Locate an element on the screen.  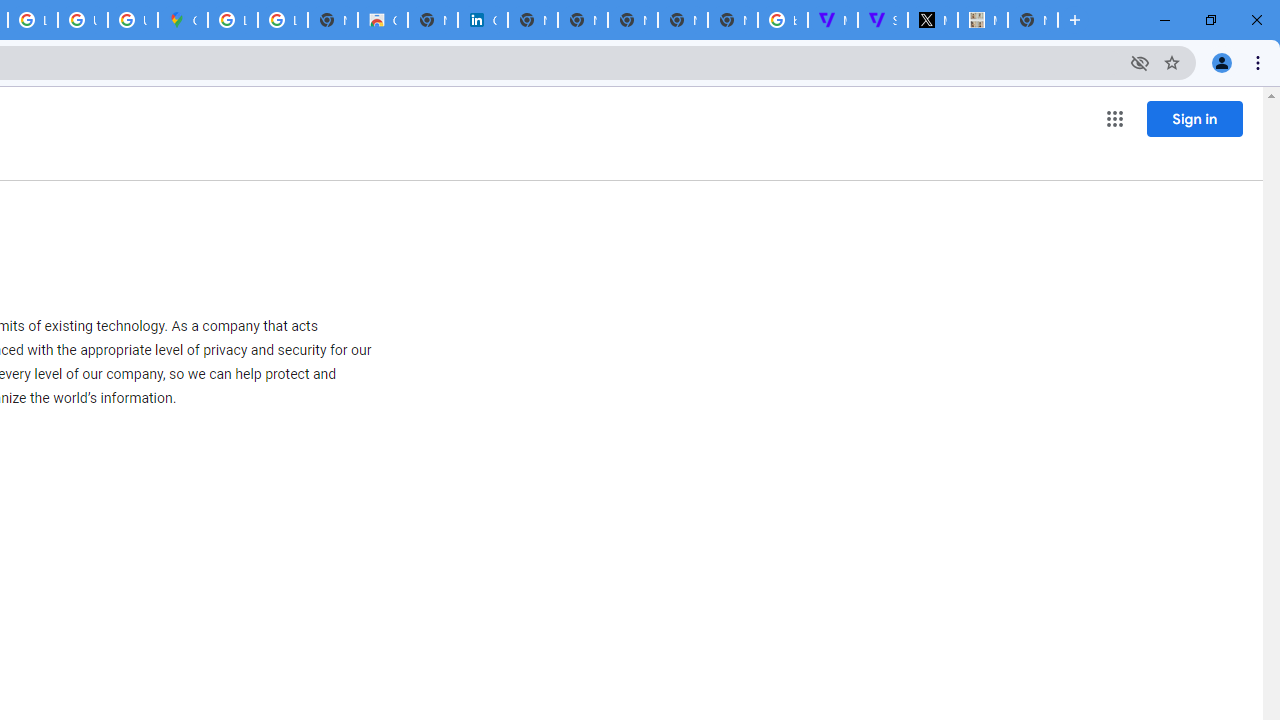
'New Tab' is located at coordinates (1032, 20).